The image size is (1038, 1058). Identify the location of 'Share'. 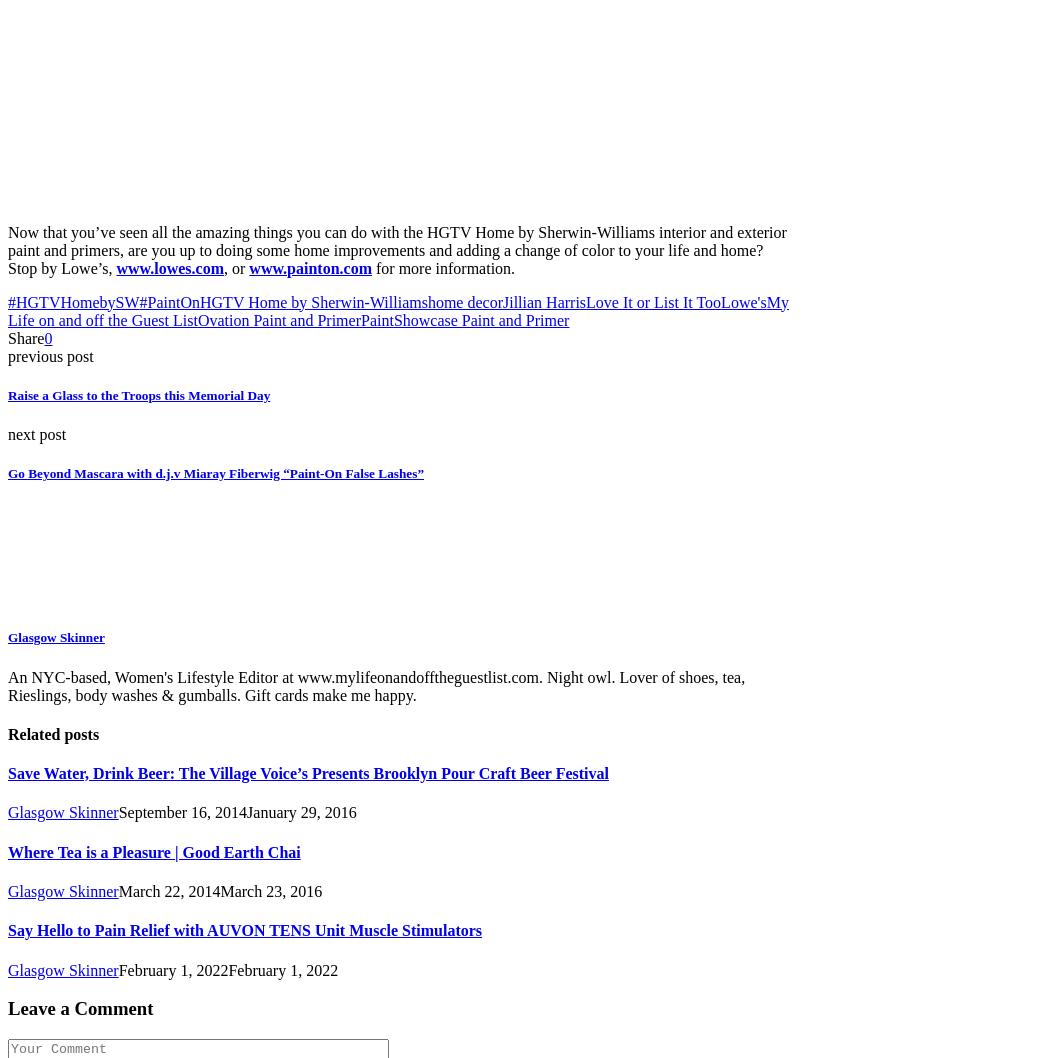
(6, 336).